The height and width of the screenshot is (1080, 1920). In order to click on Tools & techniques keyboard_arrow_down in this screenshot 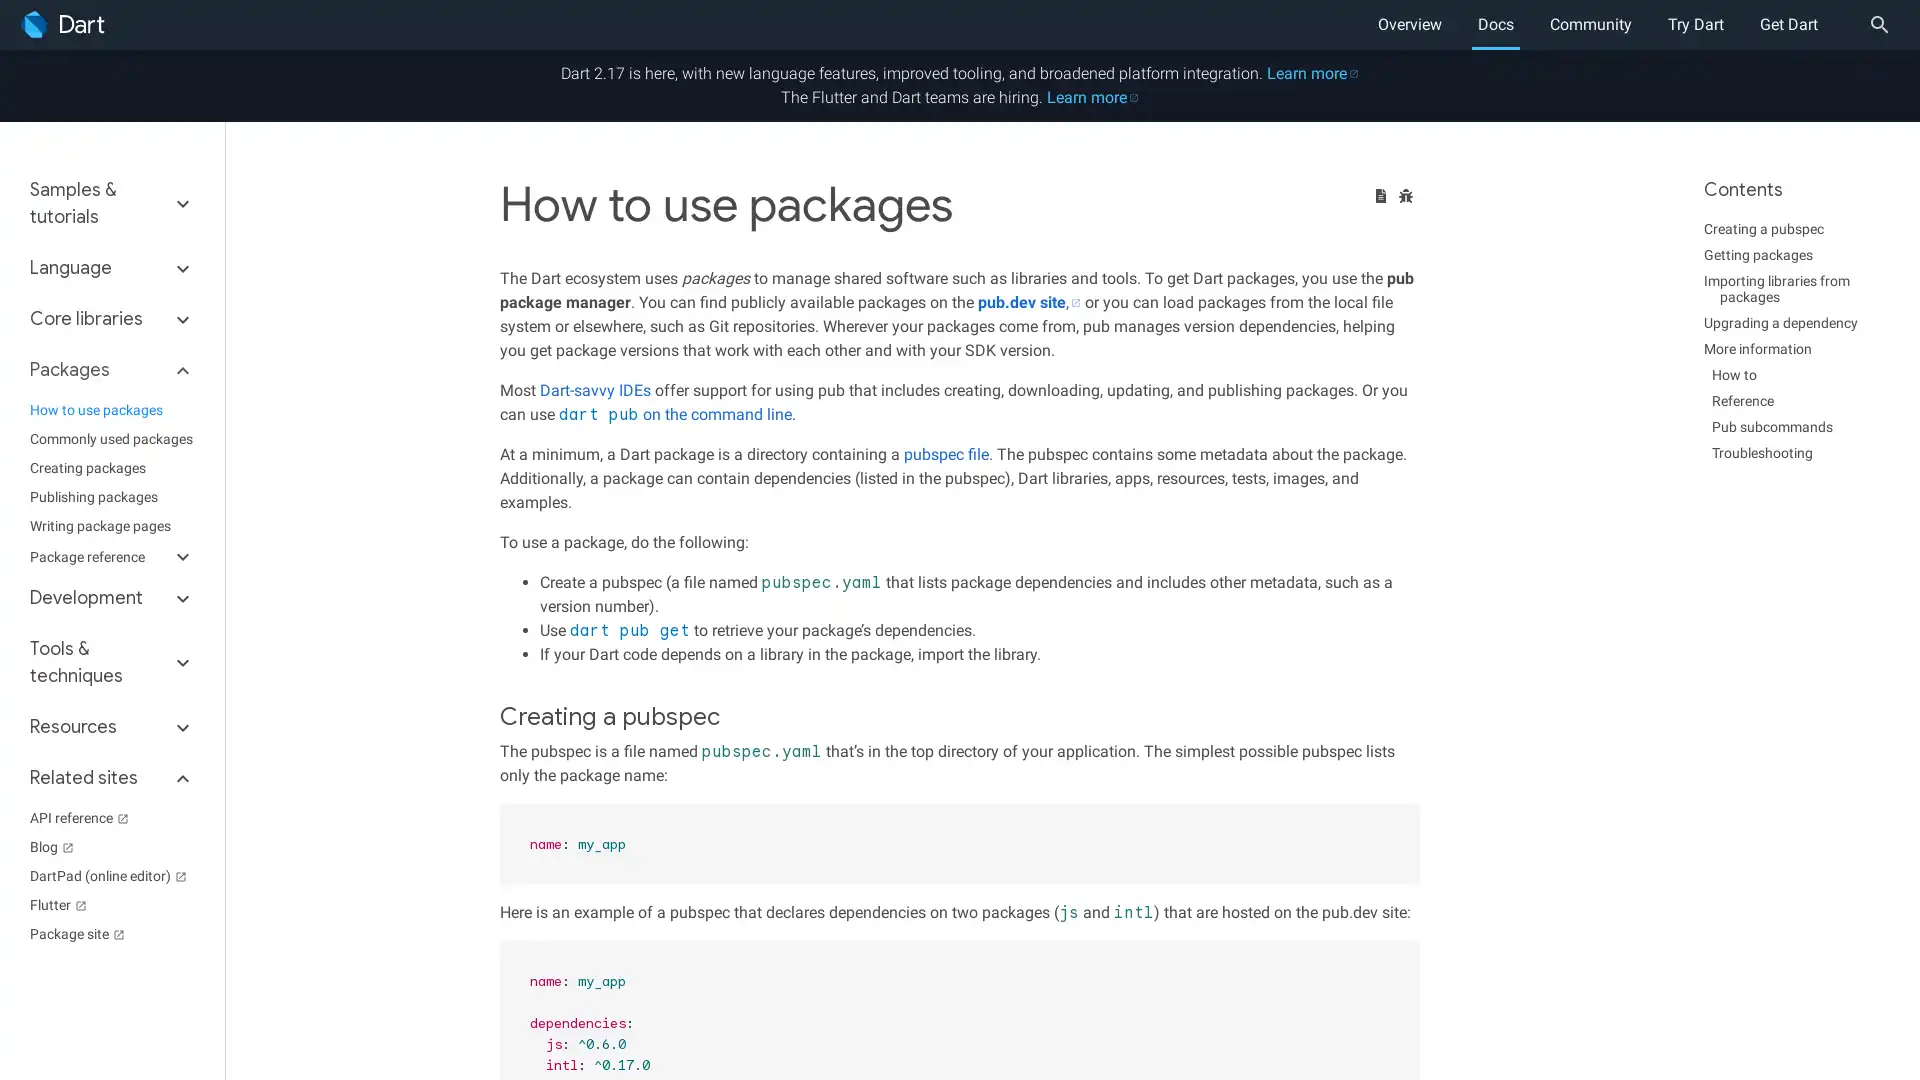, I will do `click(111, 663)`.